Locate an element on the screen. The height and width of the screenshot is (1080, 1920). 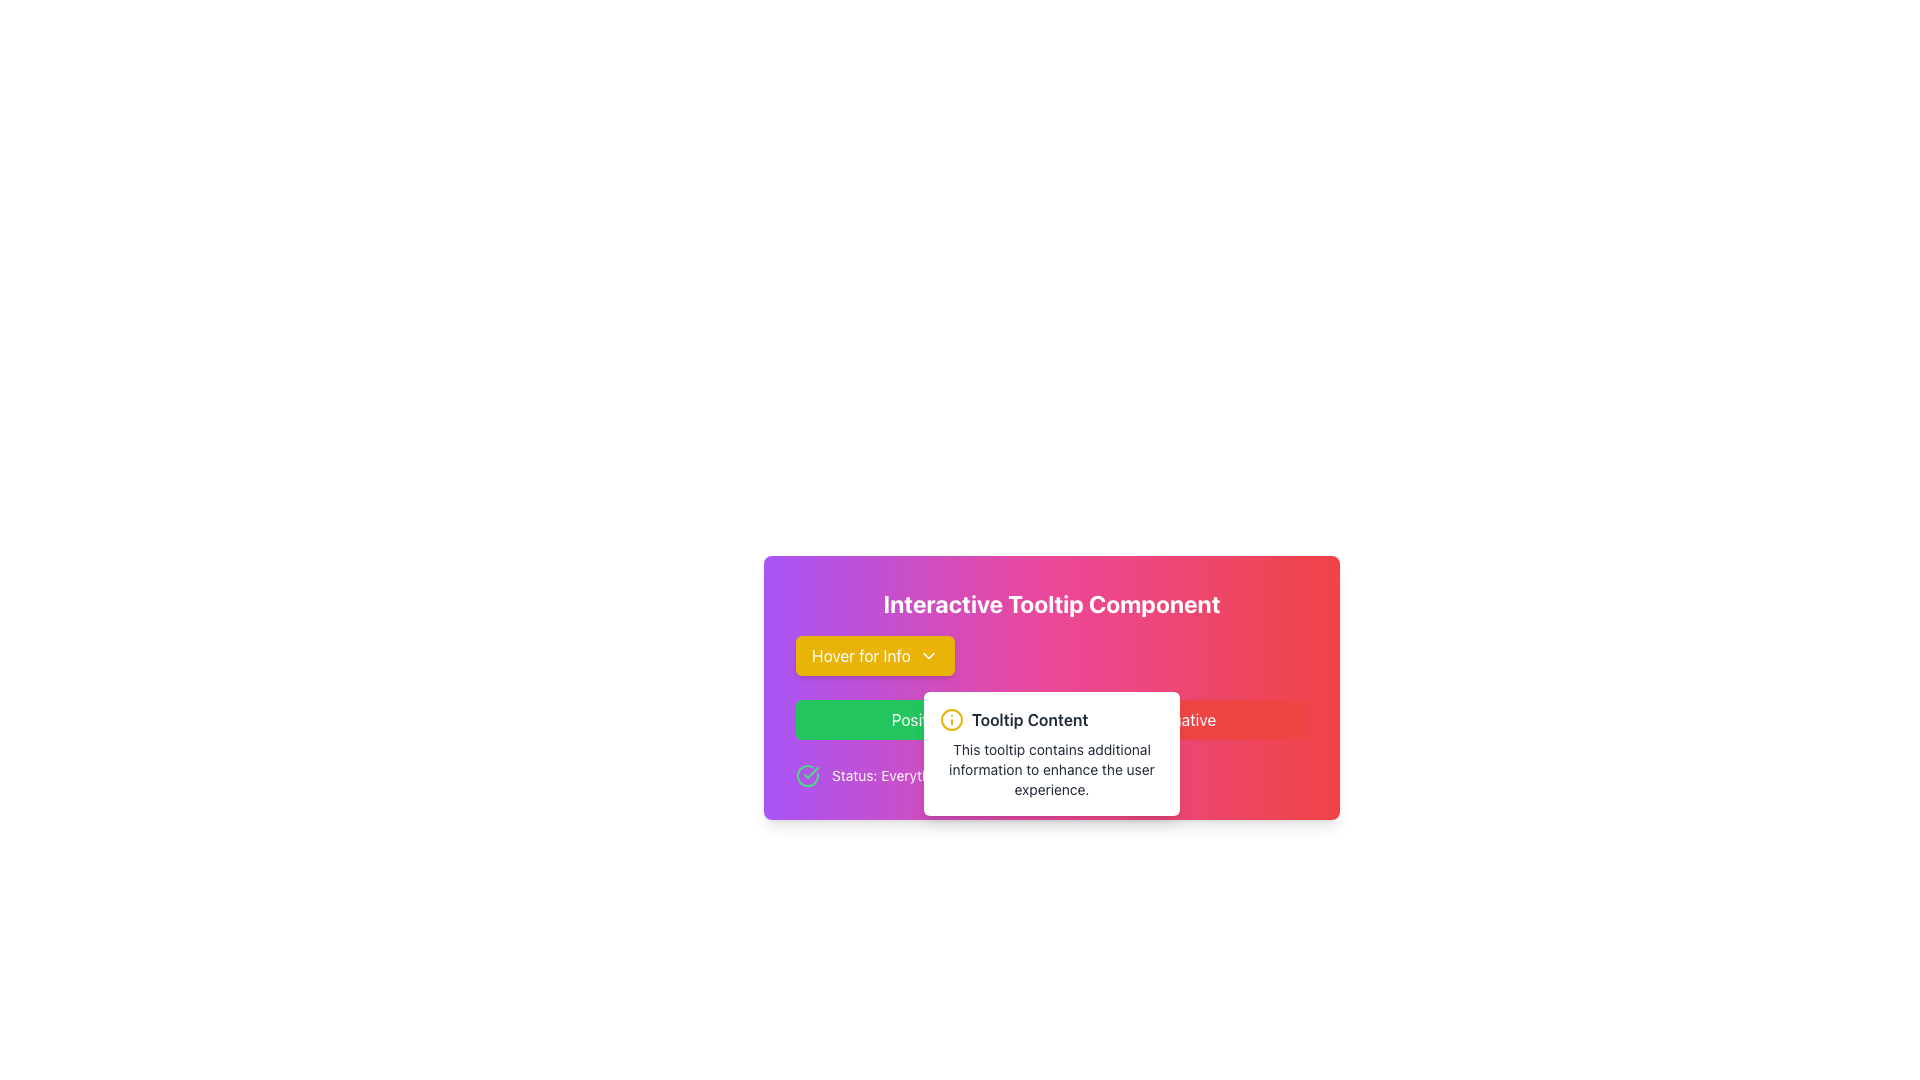
the text block displaying 'This tooltip contains additional information to enhance the user experience.' located below 'Tooltip Content' in the tooltip overlay is located at coordinates (1050, 769).